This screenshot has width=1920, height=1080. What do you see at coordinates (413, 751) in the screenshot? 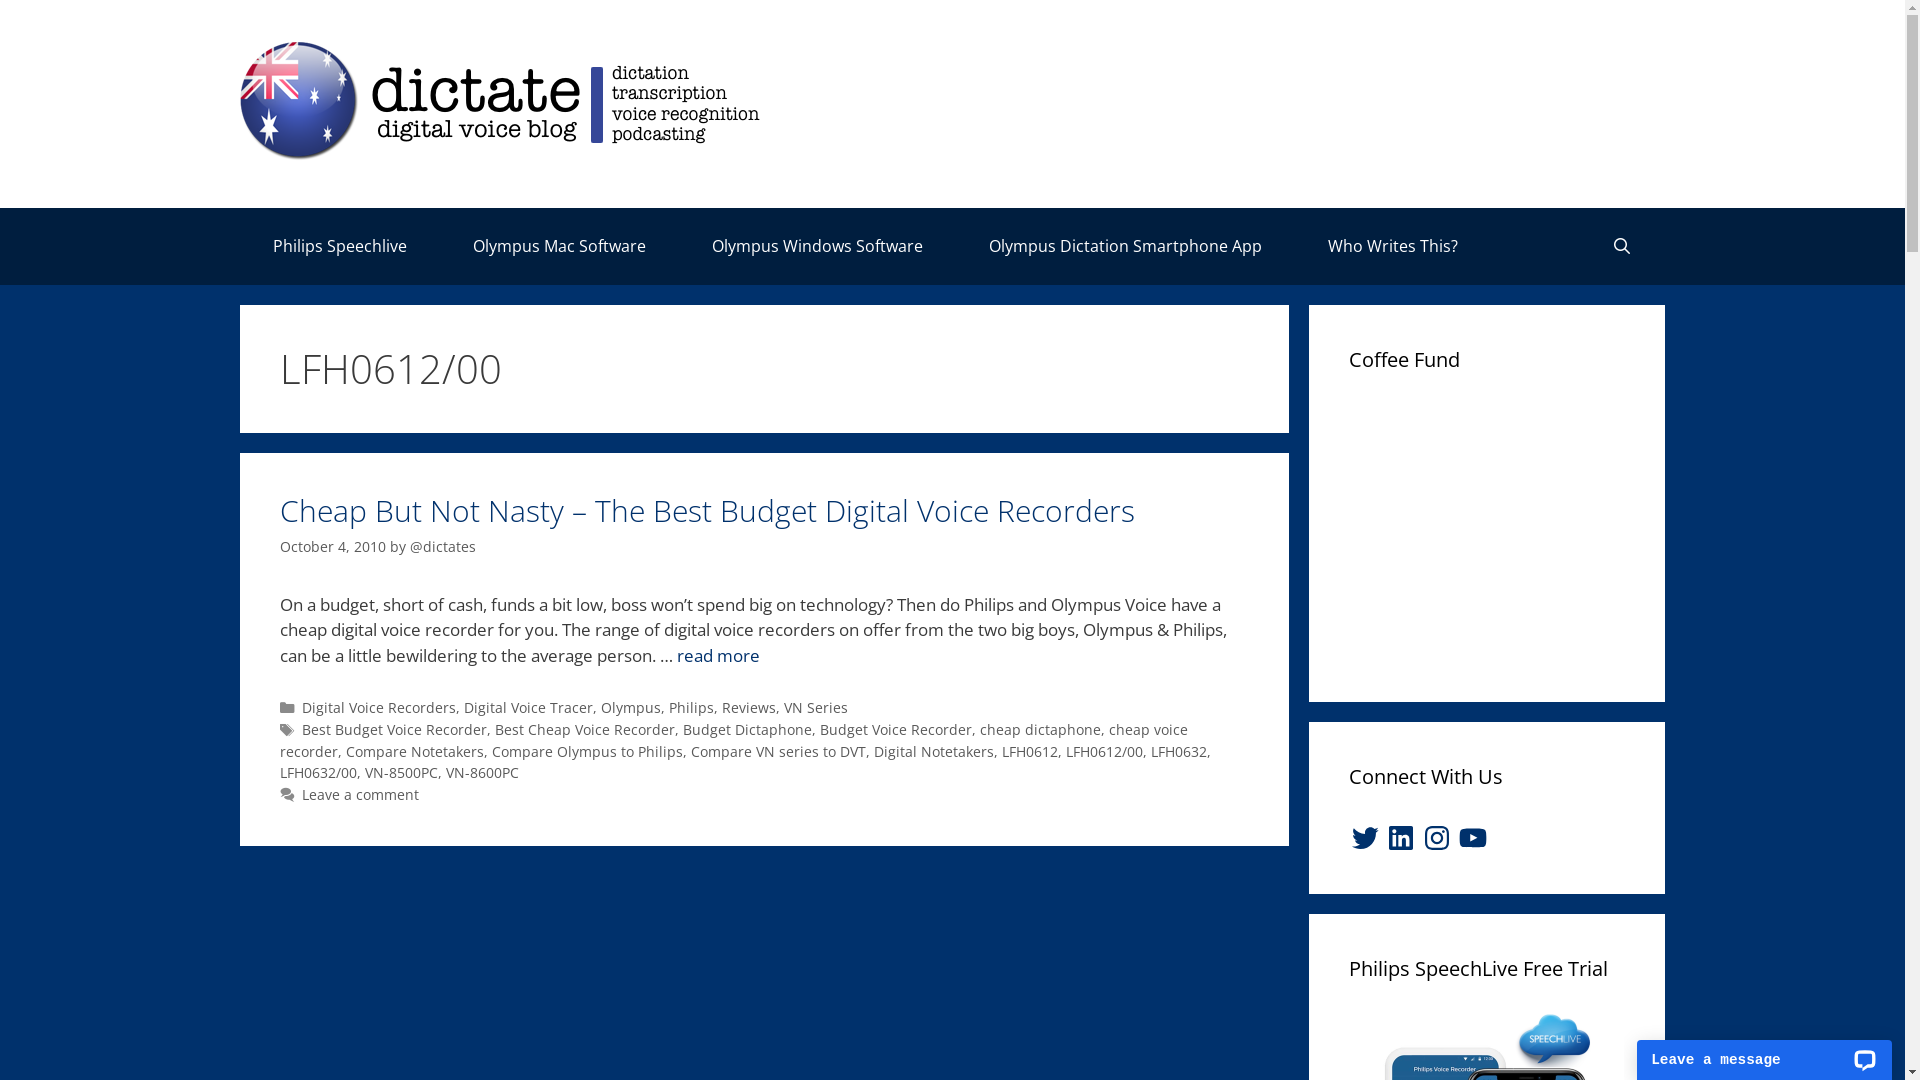
I see `'Compare Notetakers'` at bounding box center [413, 751].